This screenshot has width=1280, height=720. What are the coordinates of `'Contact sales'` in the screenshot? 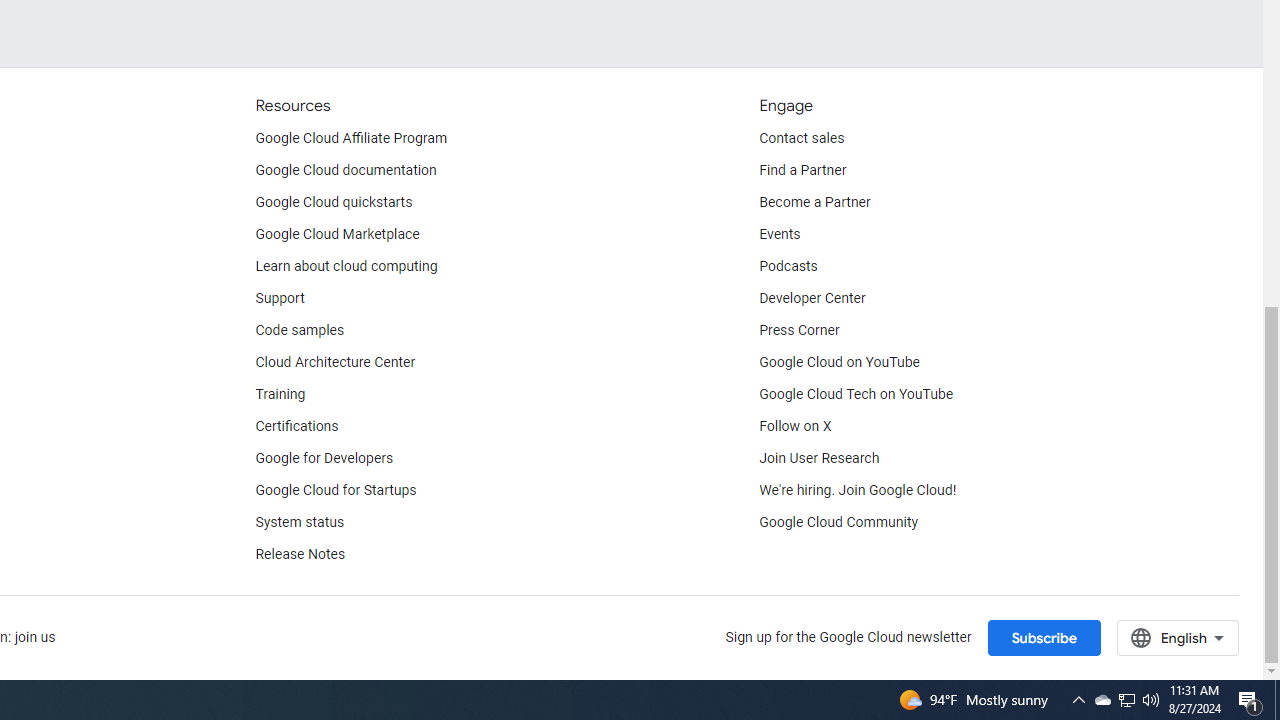 It's located at (801, 137).